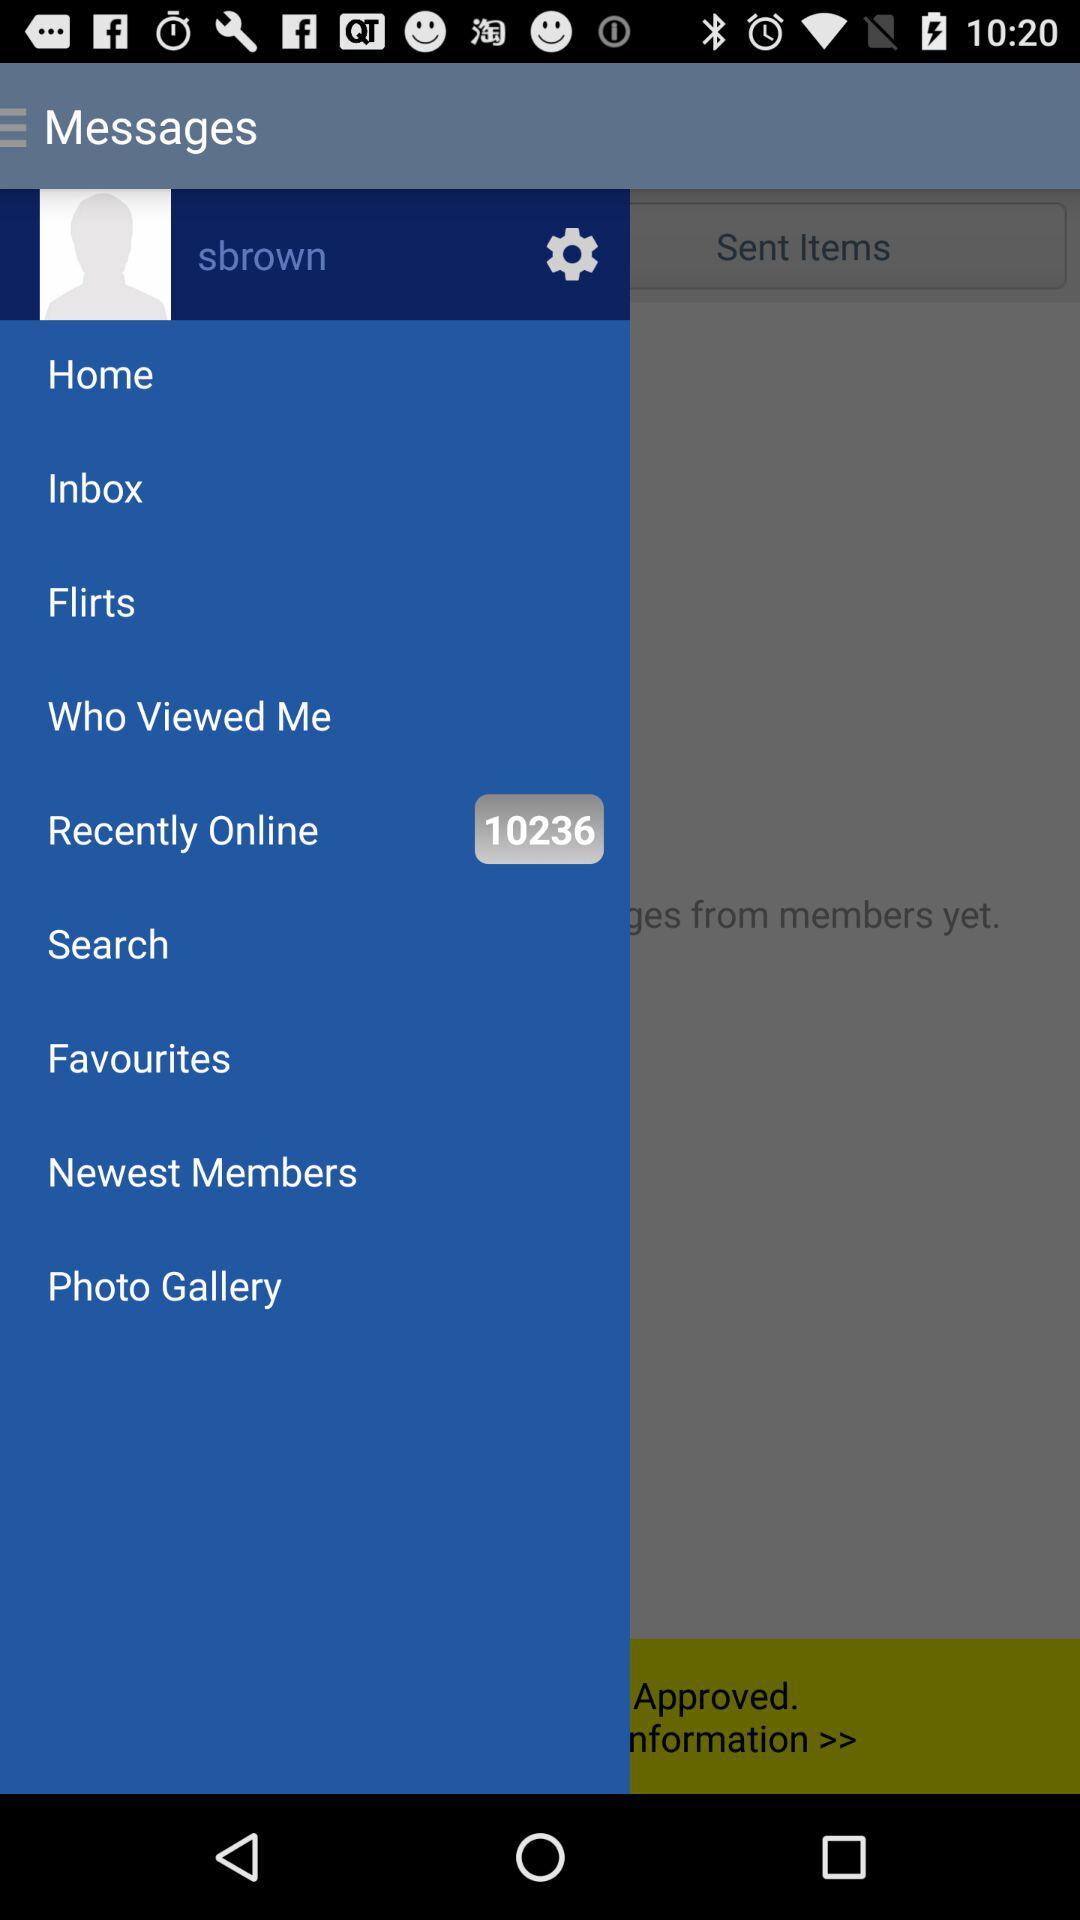 The width and height of the screenshot is (1080, 1920). What do you see at coordinates (540, 970) in the screenshot?
I see `the item below the inbox item` at bounding box center [540, 970].